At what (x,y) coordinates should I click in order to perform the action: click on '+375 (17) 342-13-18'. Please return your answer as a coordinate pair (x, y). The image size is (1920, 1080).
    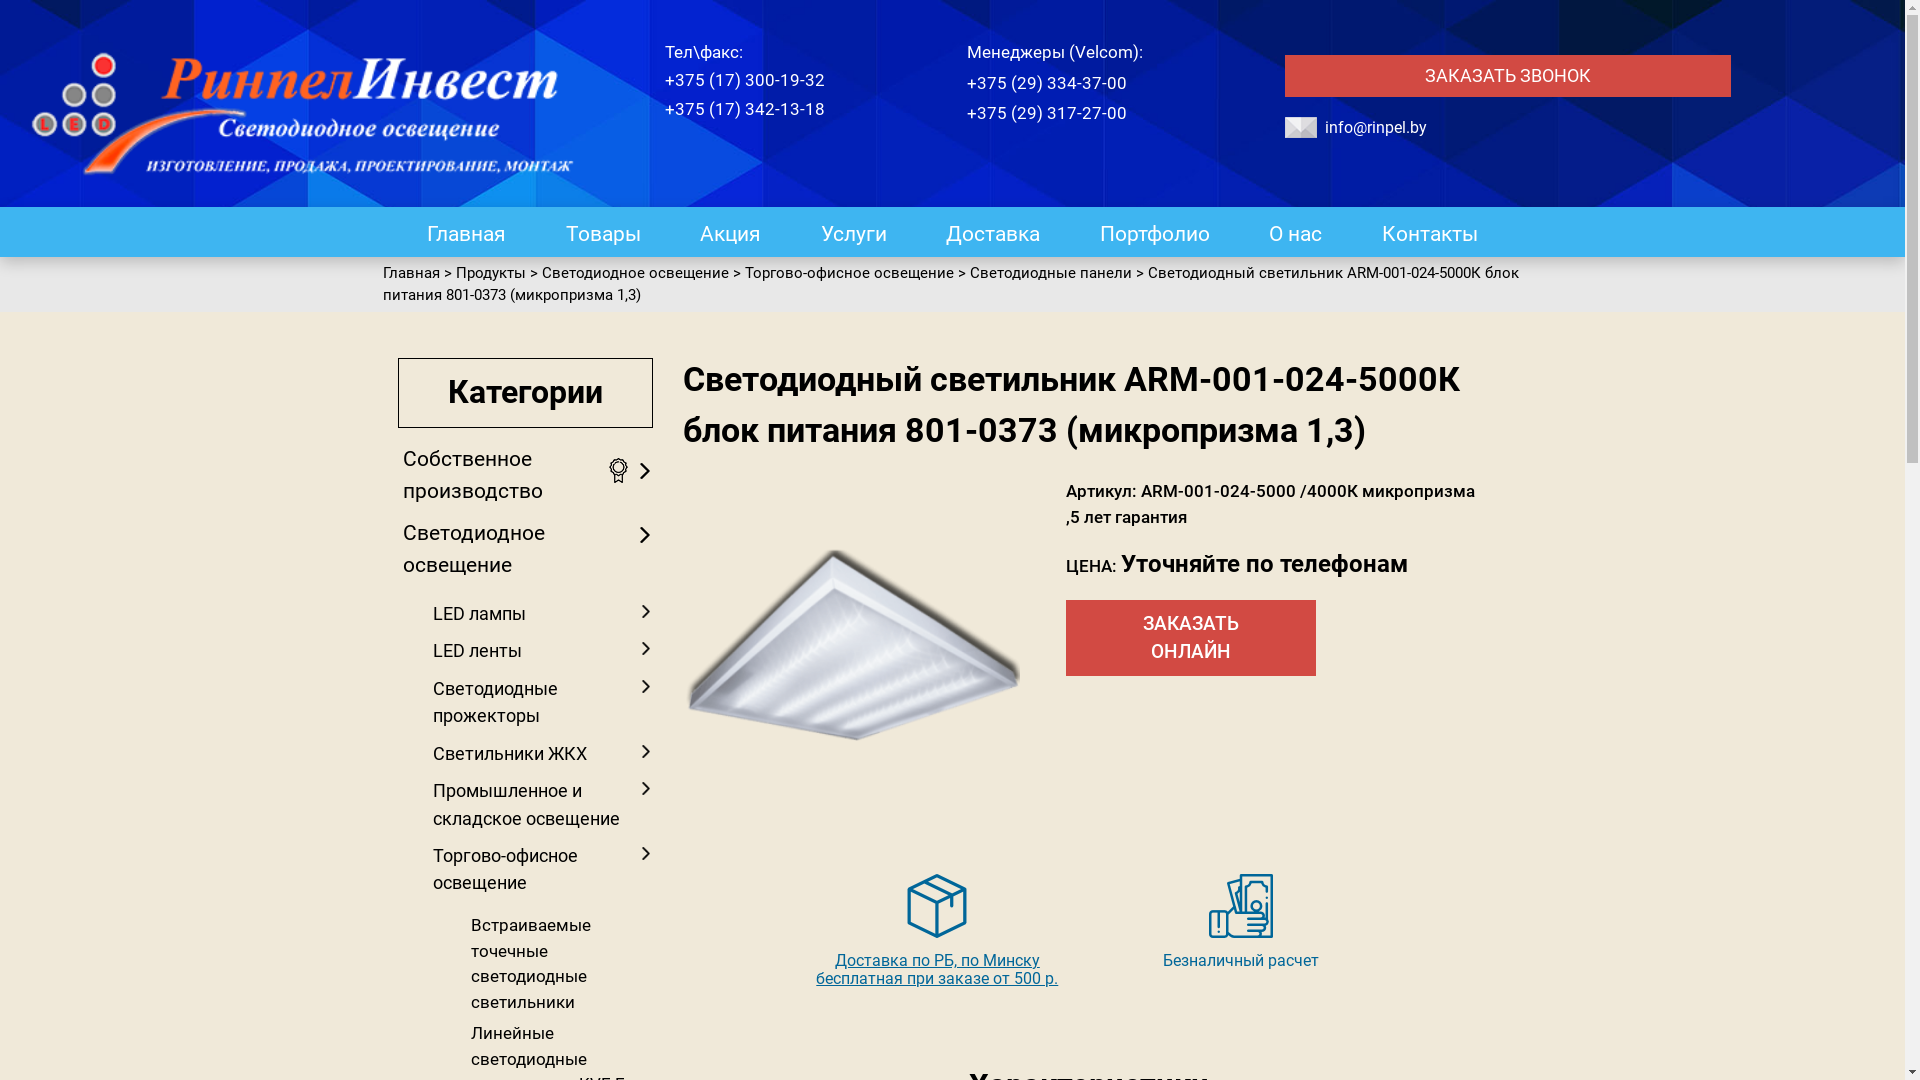
    Looking at the image, I should click on (743, 108).